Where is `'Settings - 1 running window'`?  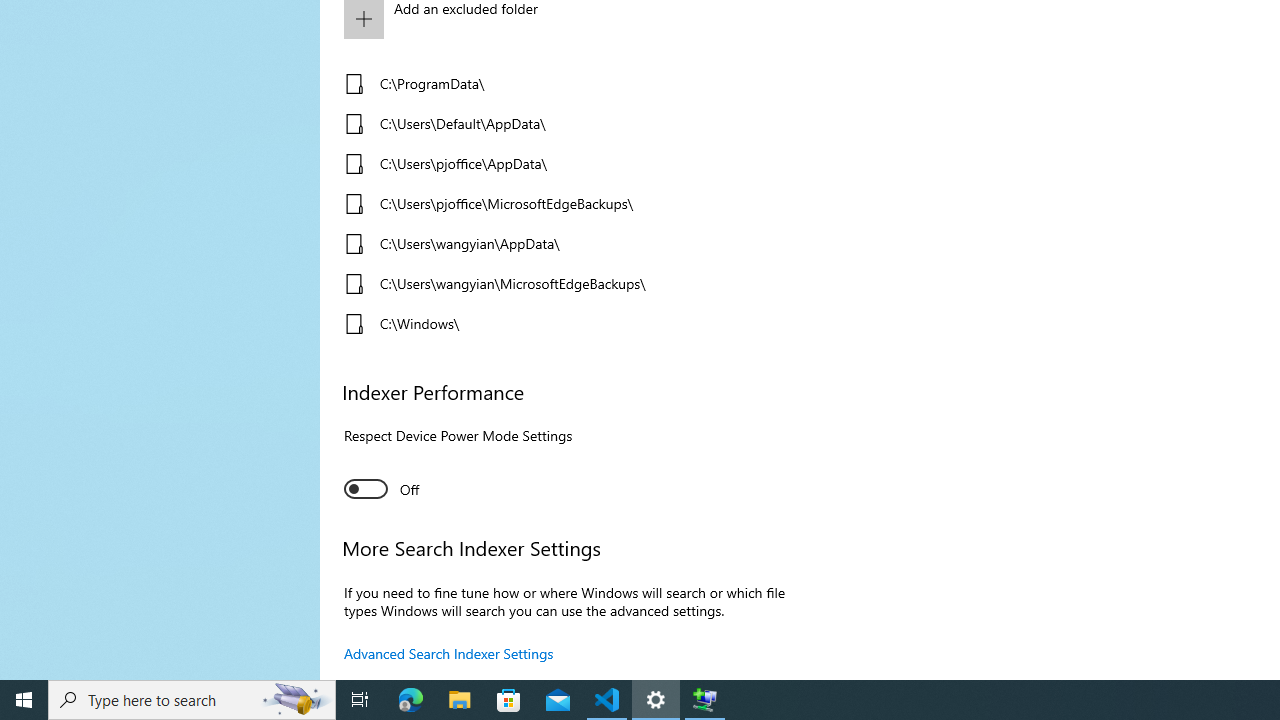 'Settings - 1 running window' is located at coordinates (656, 698).